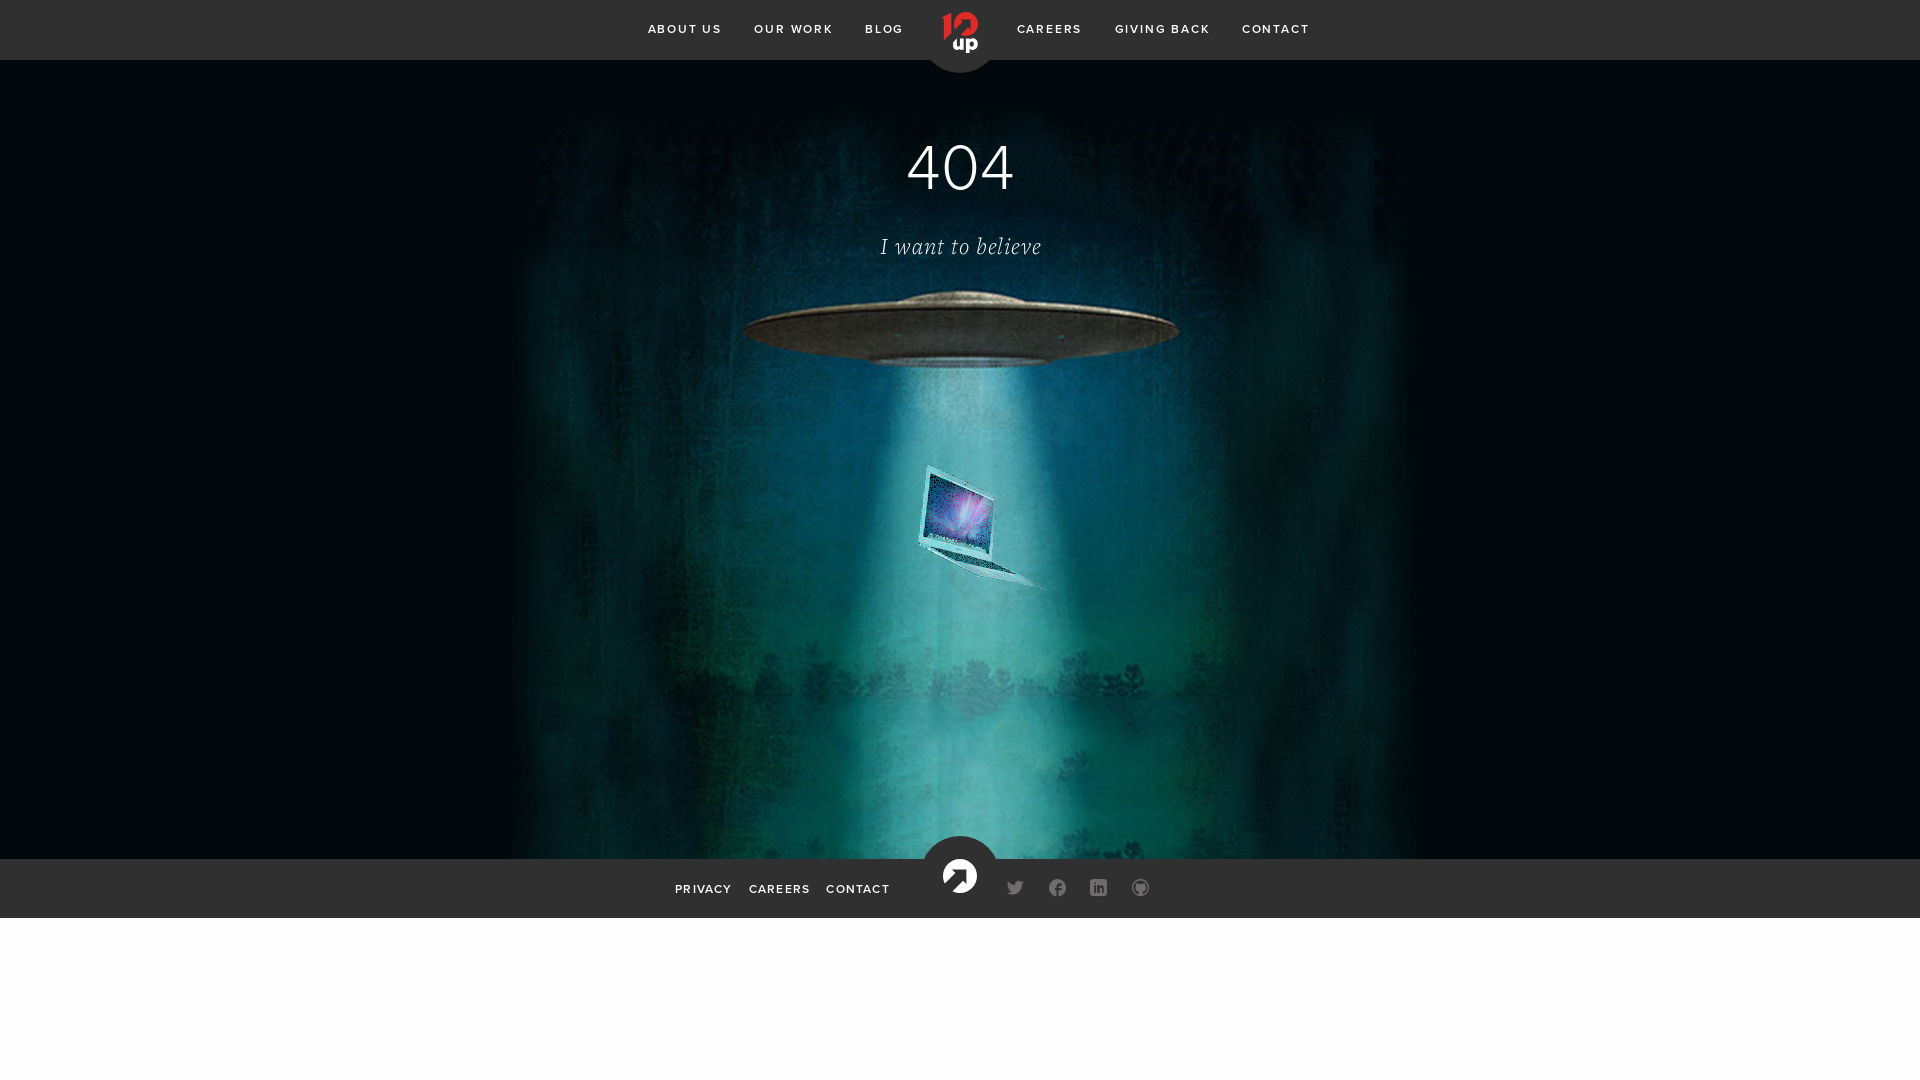 Image resolution: width=1920 pixels, height=1080 pixels. What do you see at coordinates (857, 886) in the screenshot?
I see `'CONTACT'` at bounding box center [857, 886].